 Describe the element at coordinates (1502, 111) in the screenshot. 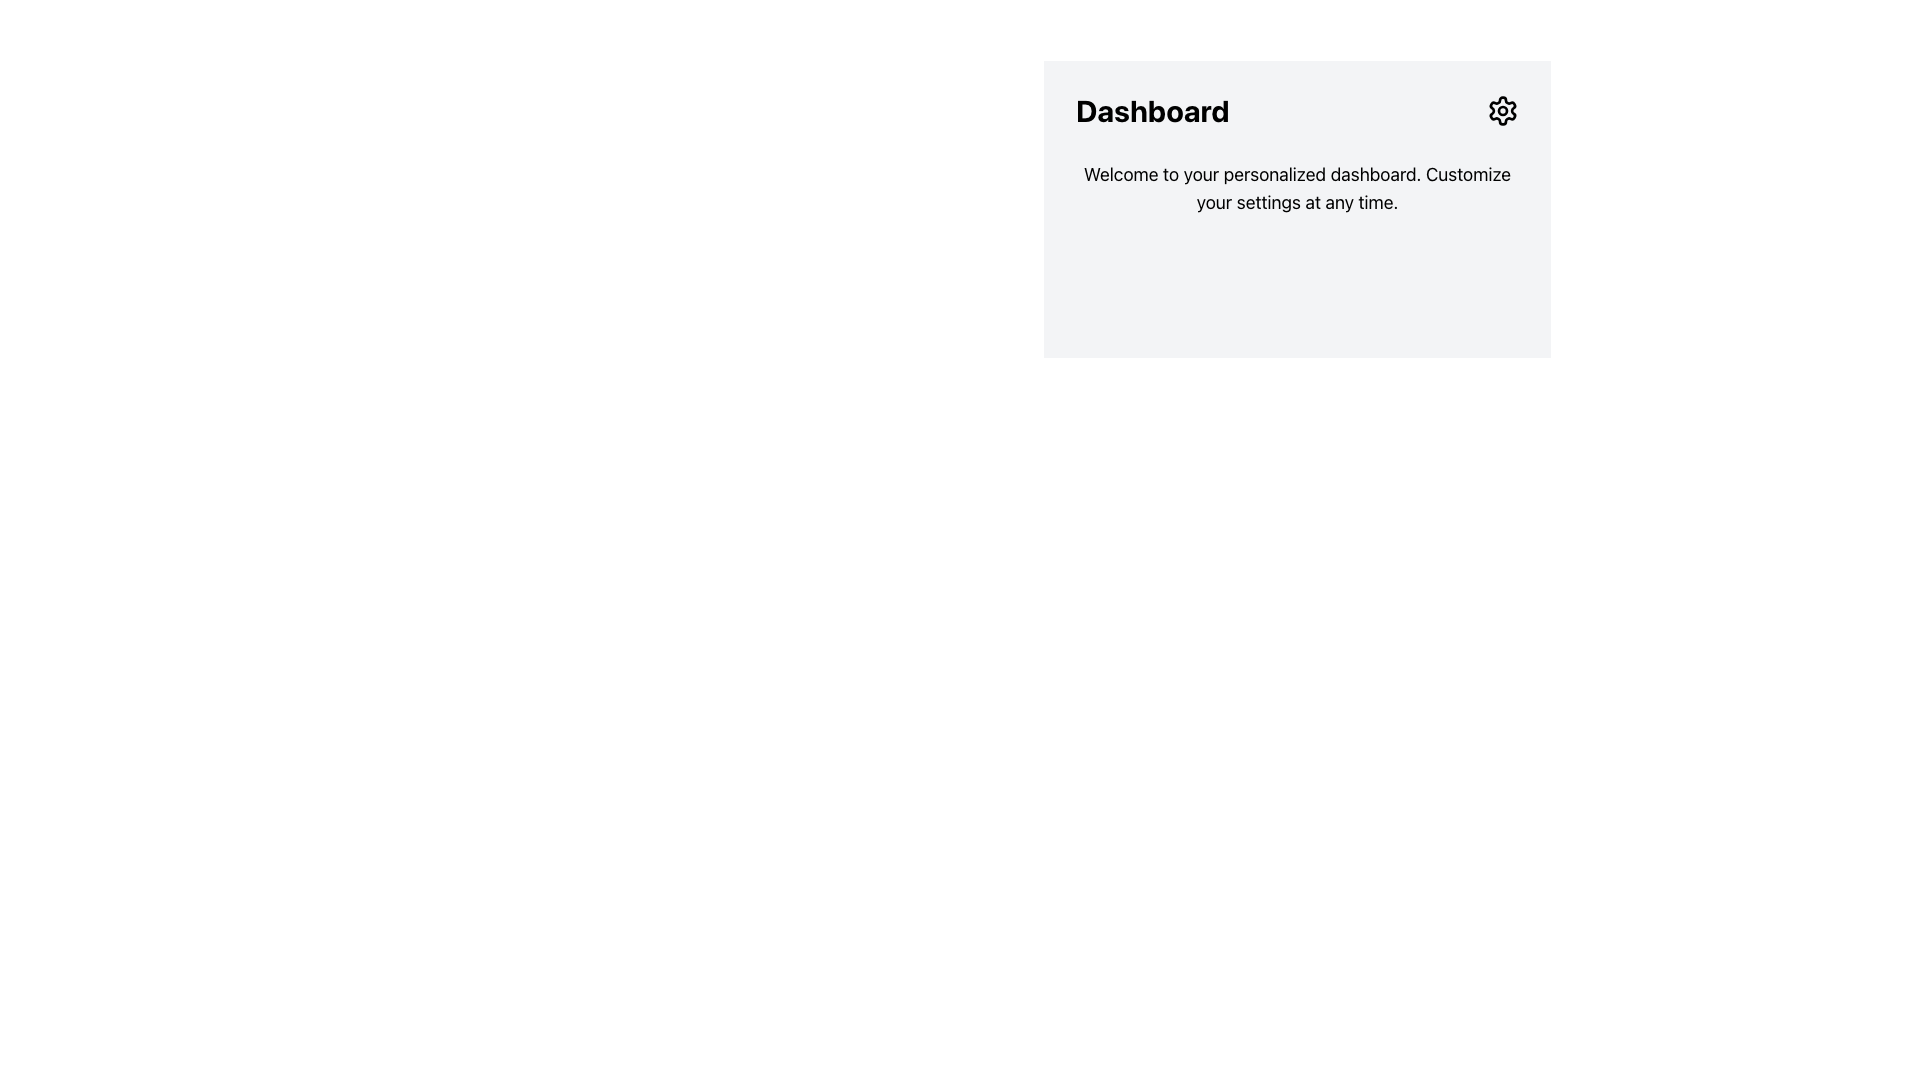

I see `the gear icon located at the right end of the header section labeled 'Dashboard'` at that location.